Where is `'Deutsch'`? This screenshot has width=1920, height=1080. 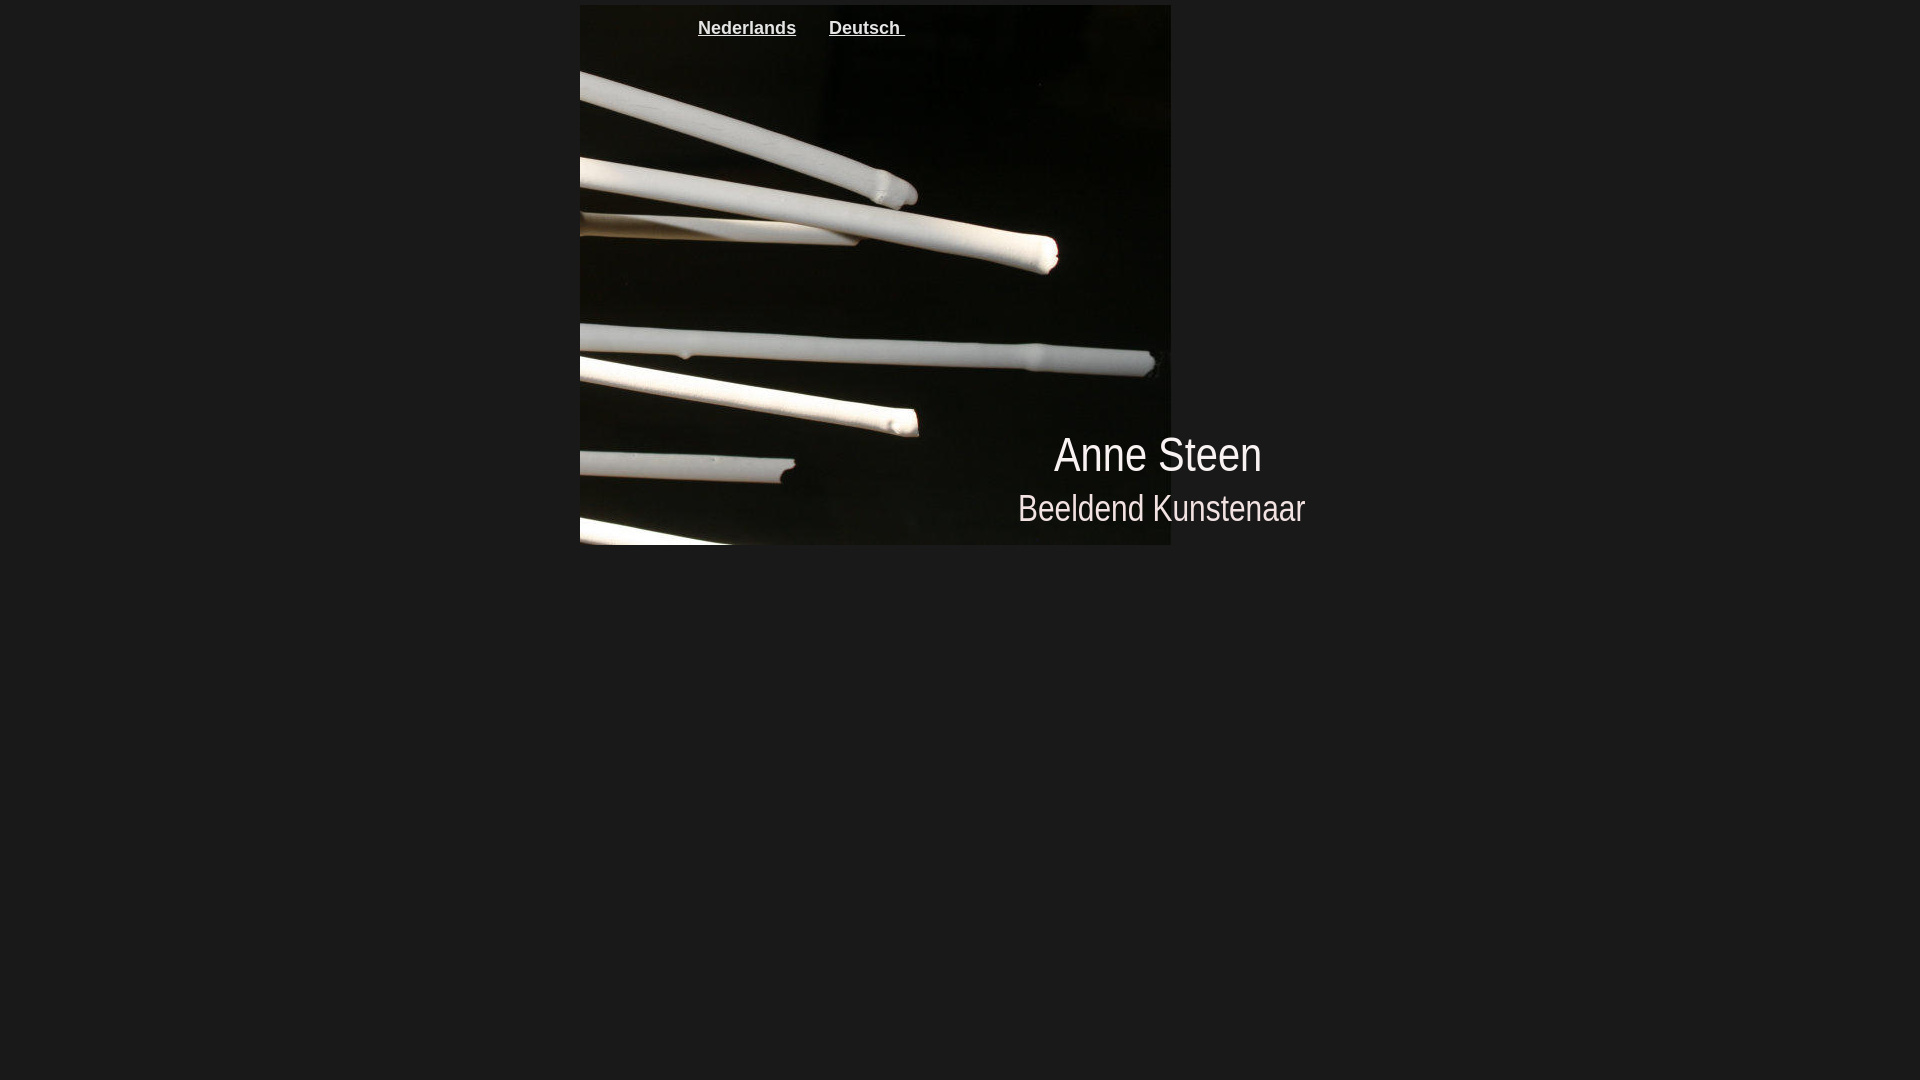 'Deutsch' is located at coordinates (829, 27).